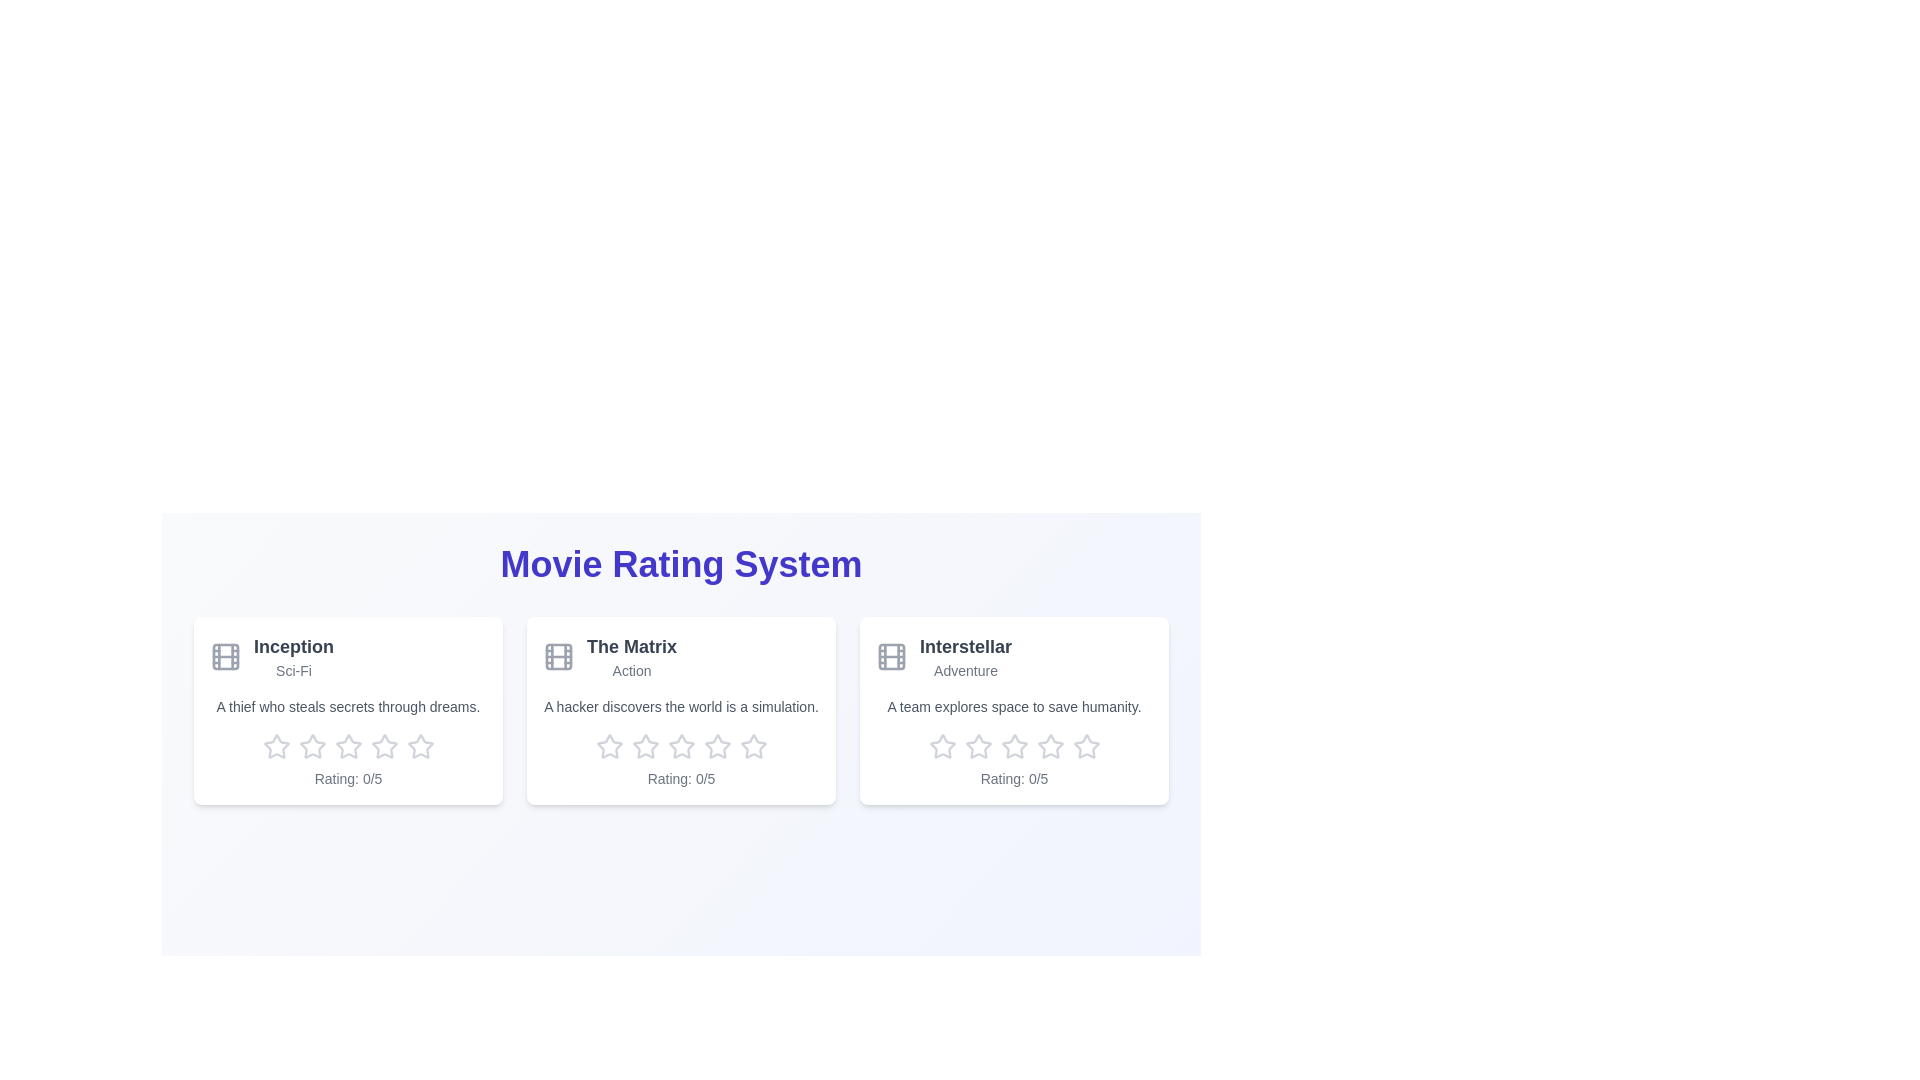 The width and height of the screenshot is (1920, 1080). I want to click on the genre of the movie titled 'Inception', so click(292, 671).